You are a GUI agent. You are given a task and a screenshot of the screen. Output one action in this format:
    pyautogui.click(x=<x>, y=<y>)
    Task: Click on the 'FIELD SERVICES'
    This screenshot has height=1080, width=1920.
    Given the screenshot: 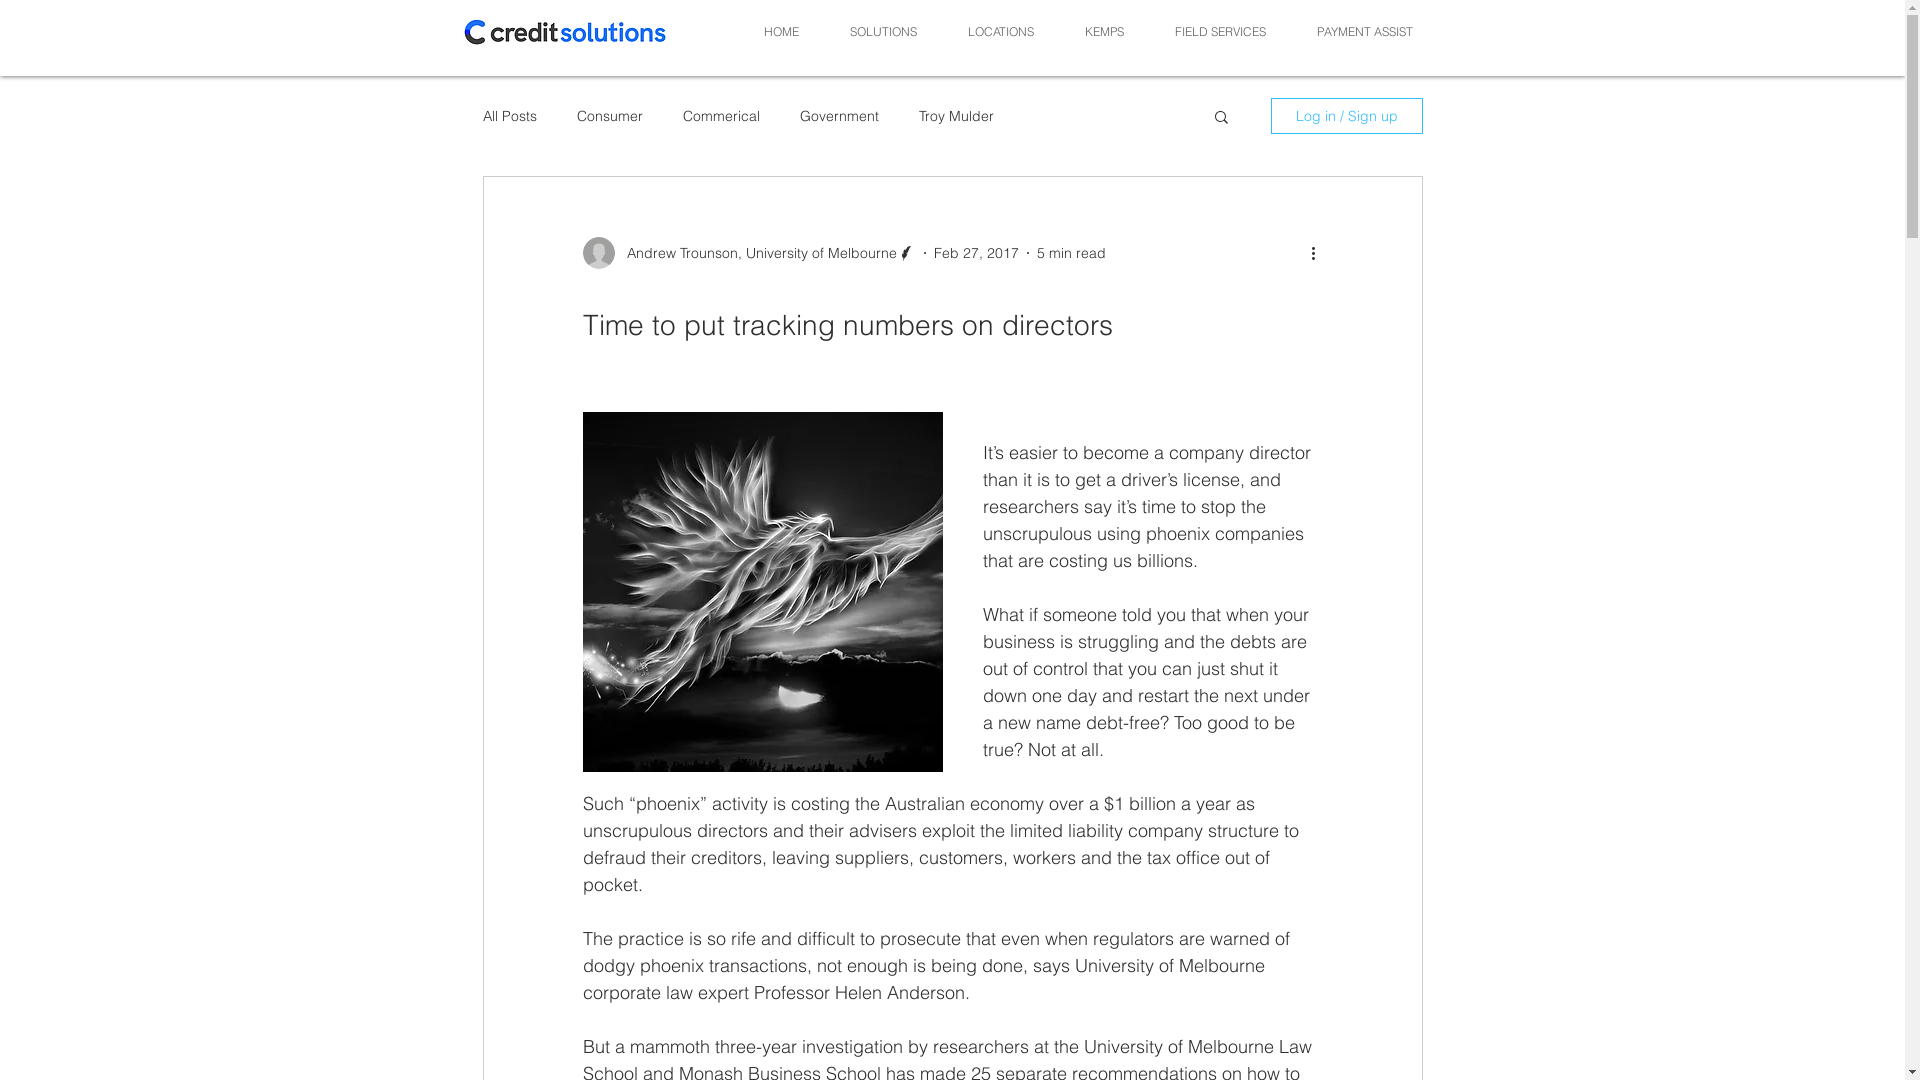 What is the action you would take?
    pyautogui.click(x=1219, y=31)
    